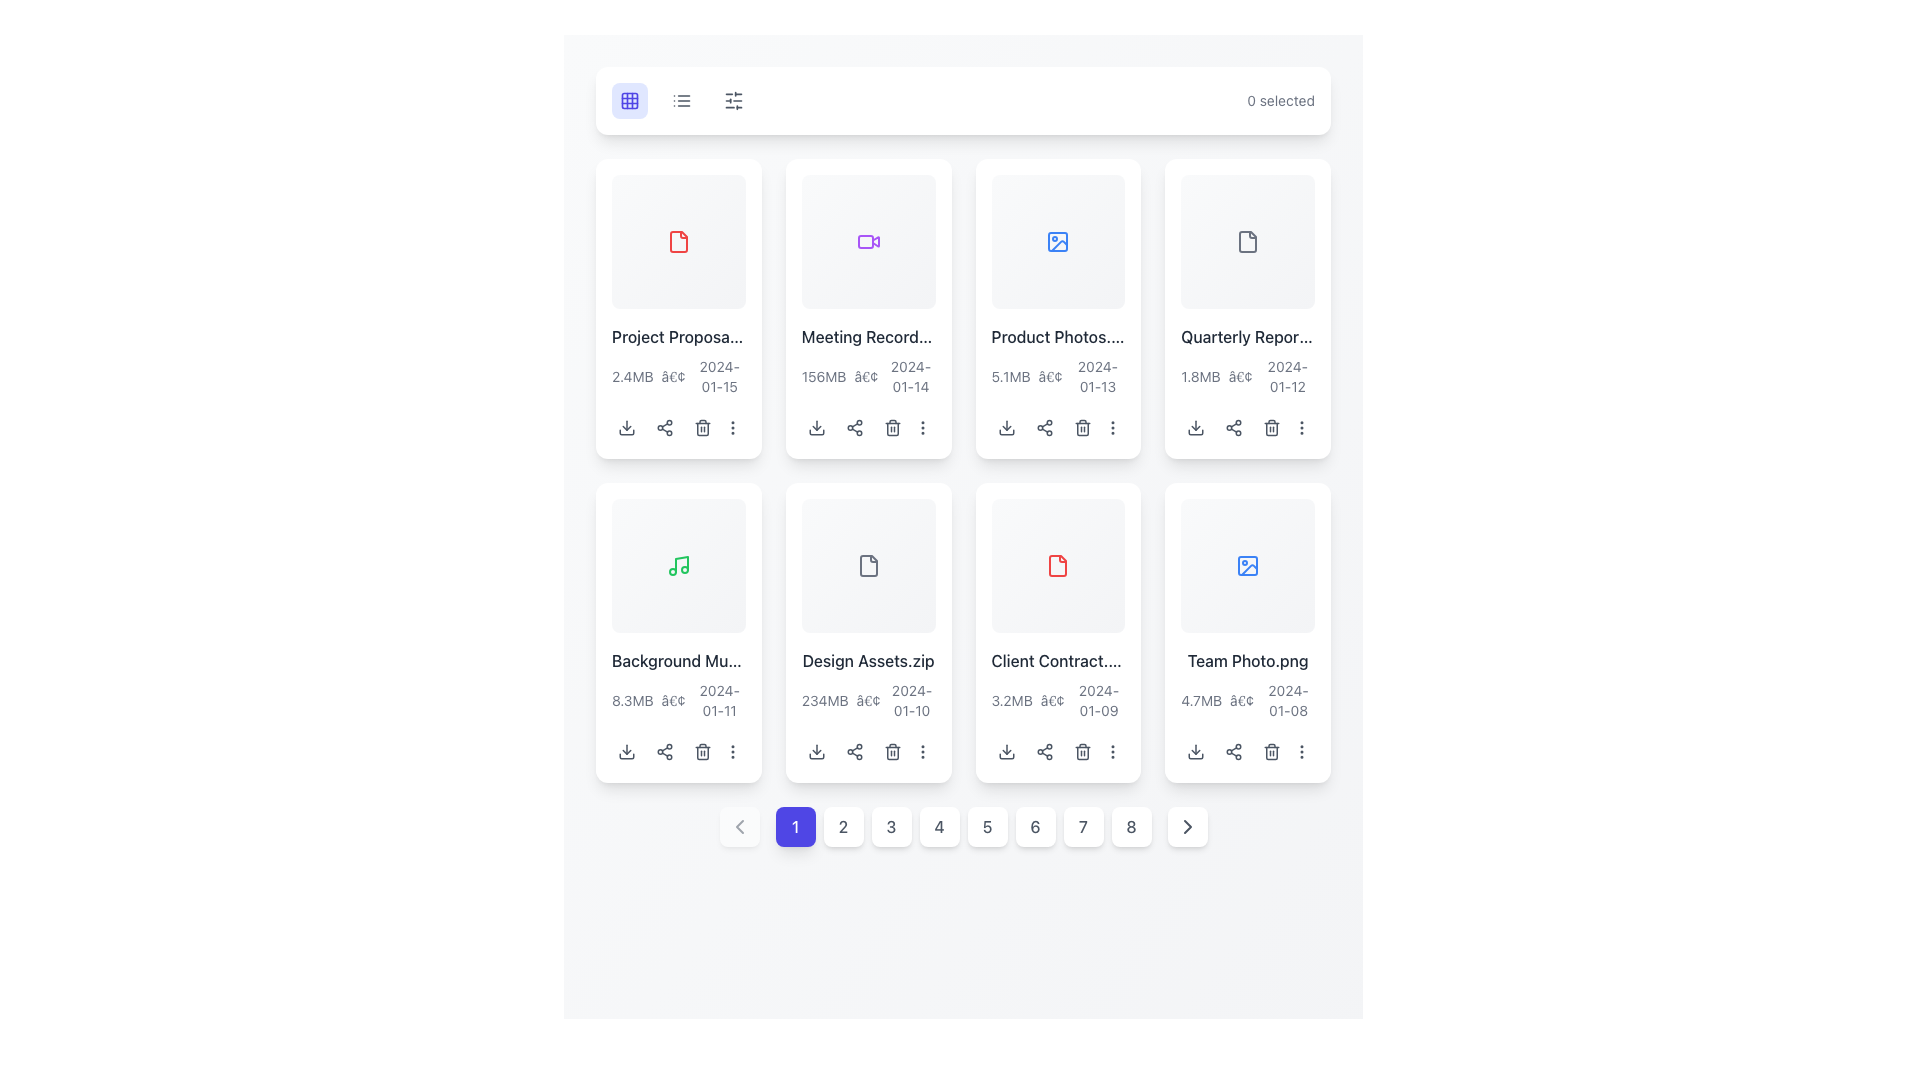  What do you see at coordinates (868, 308) in the screenshot?
I see `the file item card in the grid view, located in the second column of the first row` at bounding box center [868, 308].